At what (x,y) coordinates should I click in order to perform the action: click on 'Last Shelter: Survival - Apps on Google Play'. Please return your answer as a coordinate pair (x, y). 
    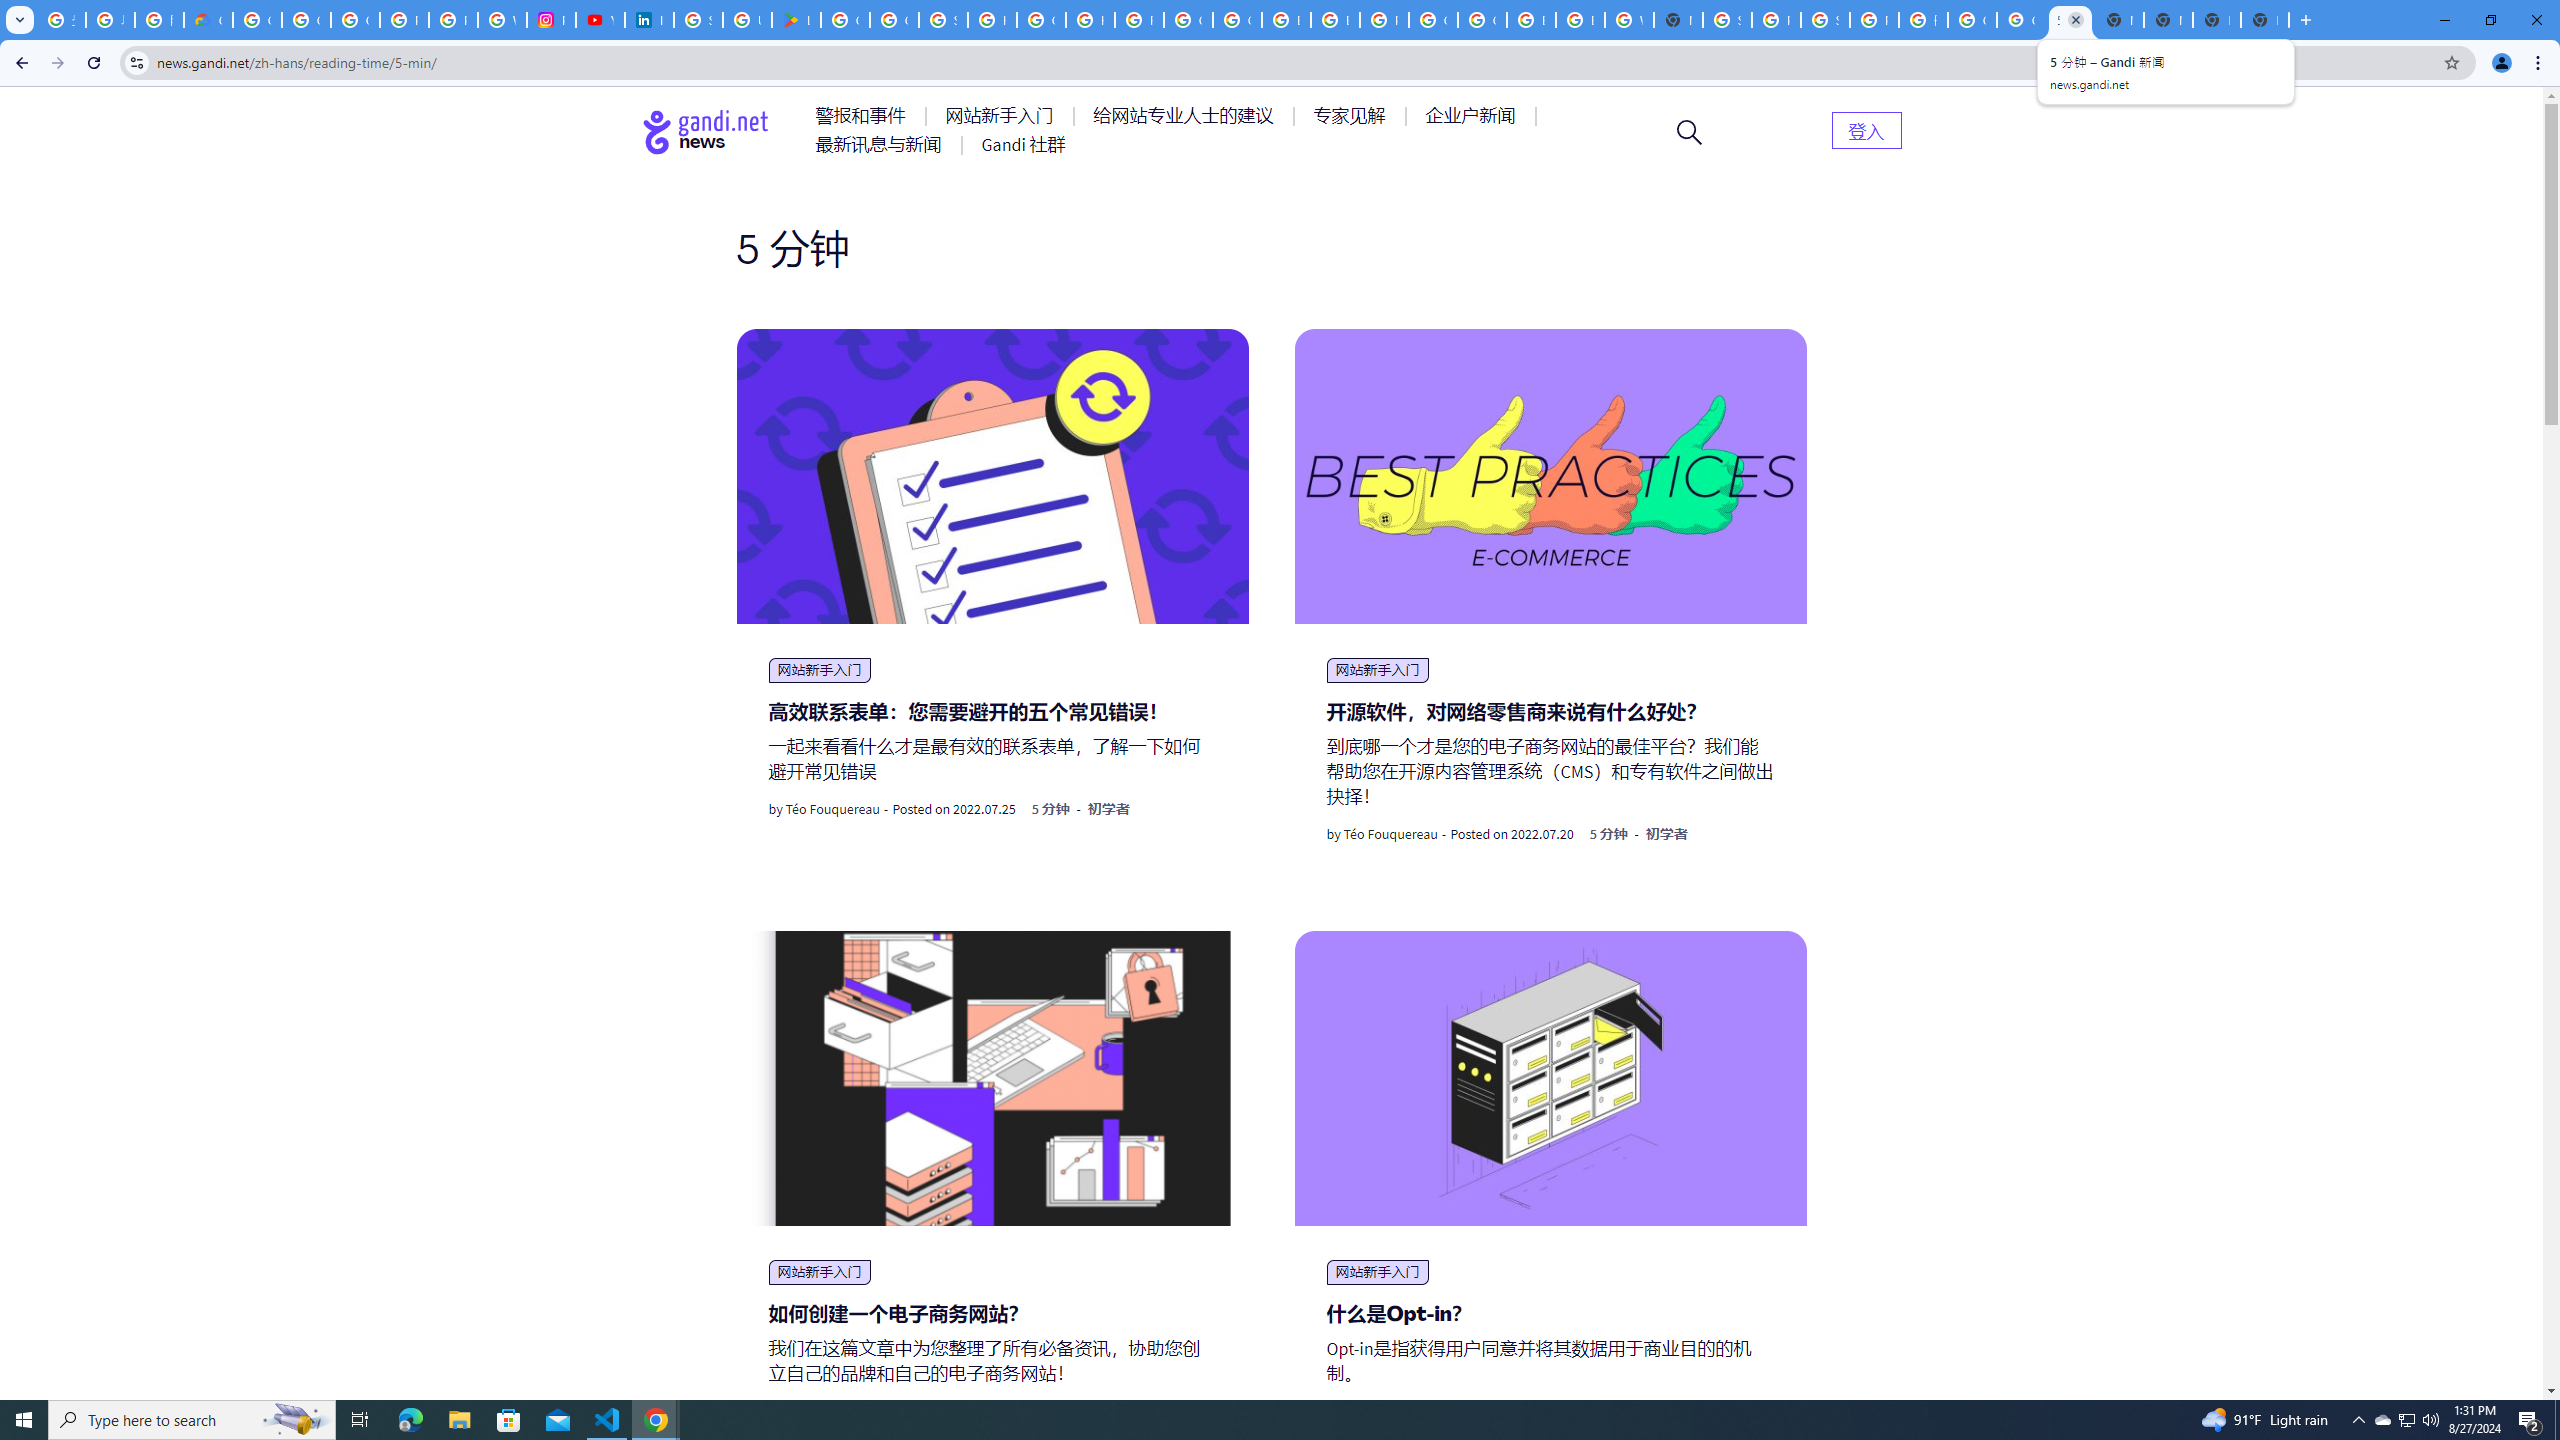
    Looking at the image, I should click on (795, 19).